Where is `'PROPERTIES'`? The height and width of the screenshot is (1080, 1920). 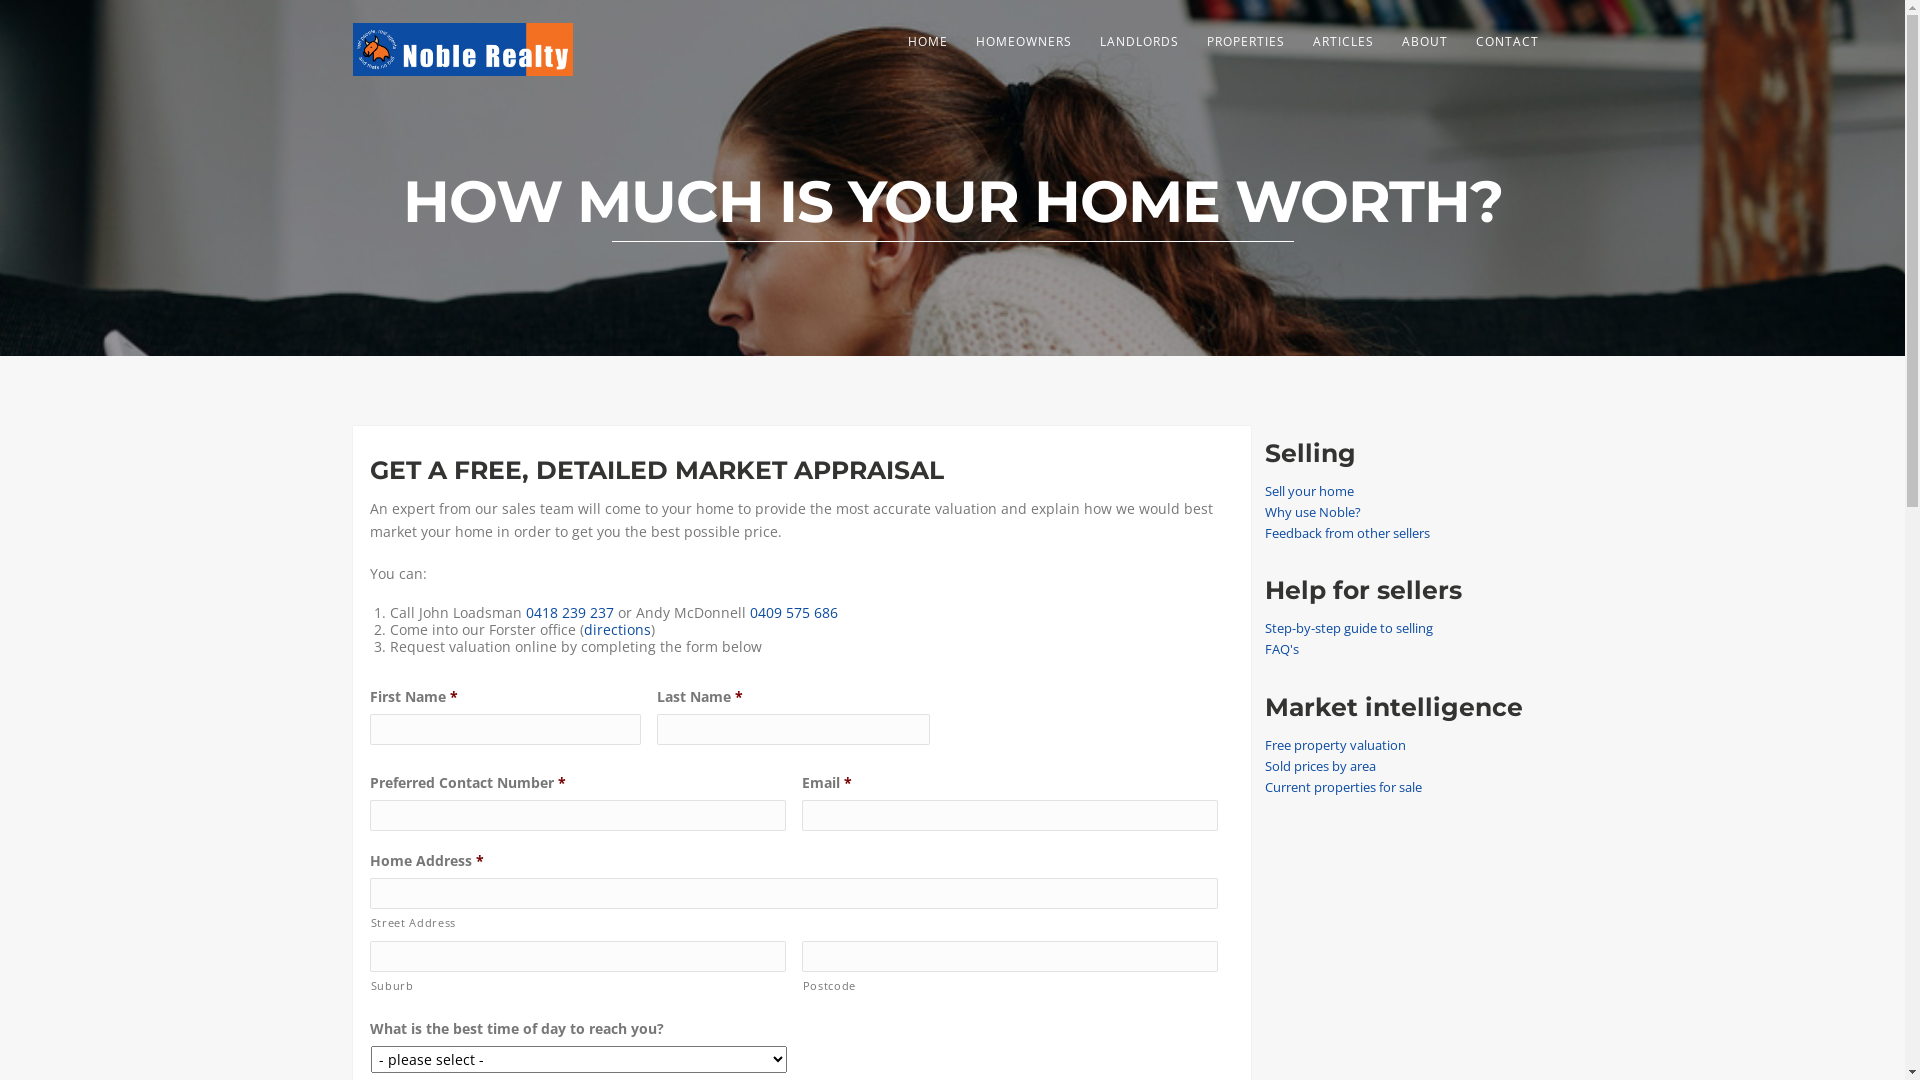
'PROPERTIES' is located at coordinates (1191, 42).